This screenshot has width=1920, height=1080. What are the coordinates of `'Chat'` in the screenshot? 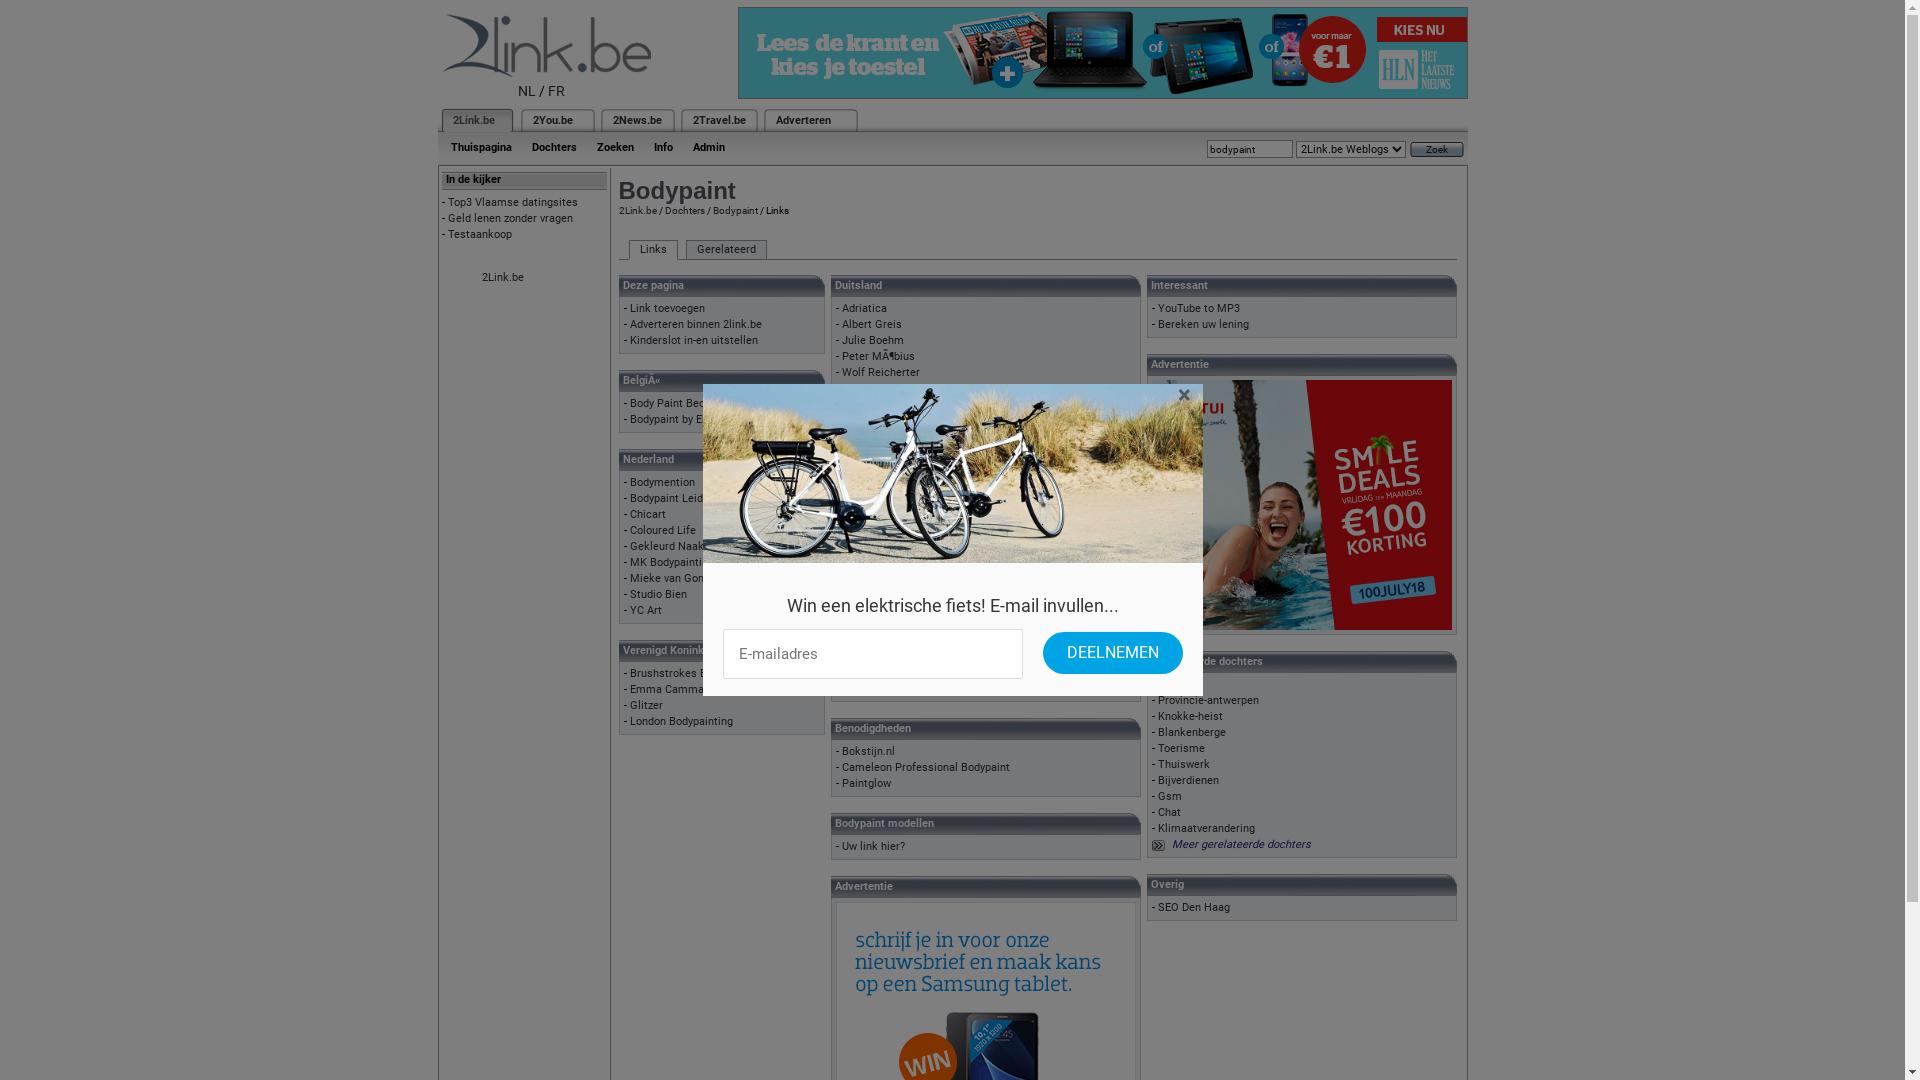 It's located at (1169, 812).